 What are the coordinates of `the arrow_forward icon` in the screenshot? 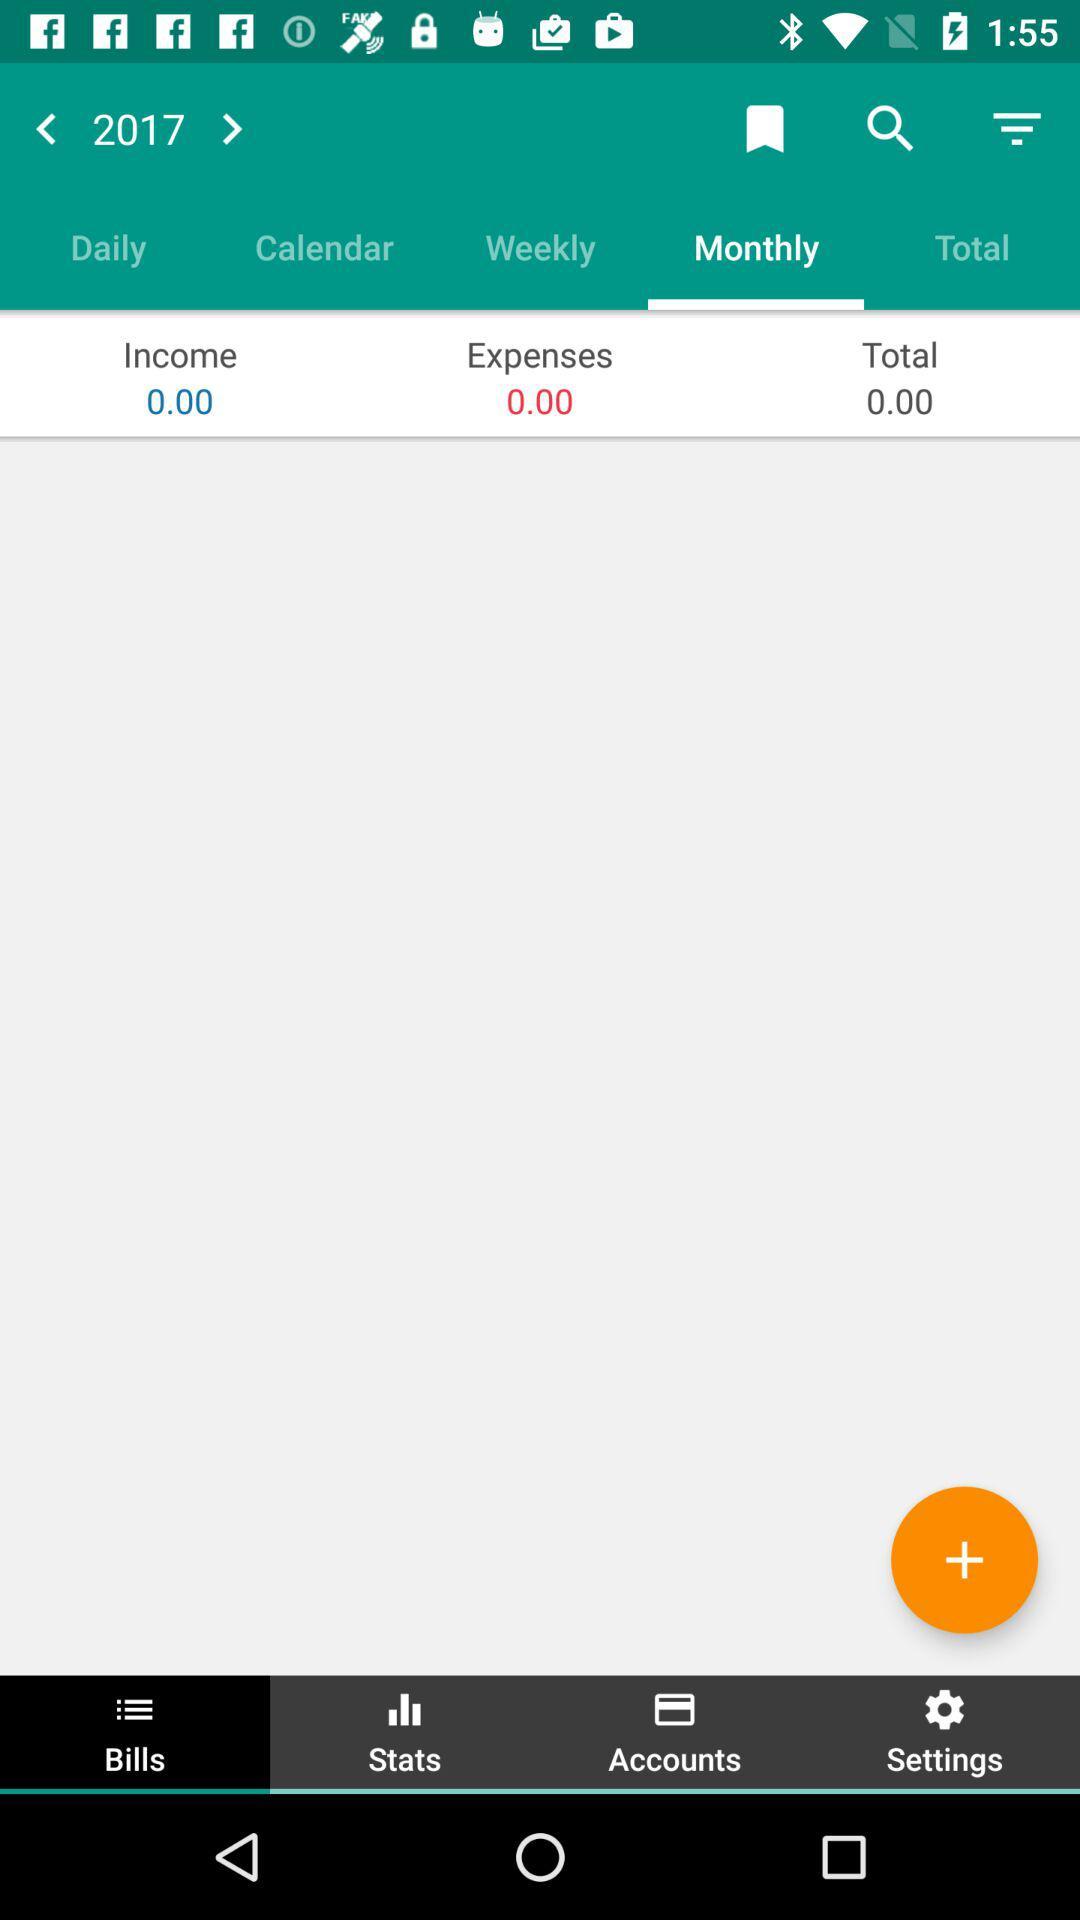 It's located at (230, 127).